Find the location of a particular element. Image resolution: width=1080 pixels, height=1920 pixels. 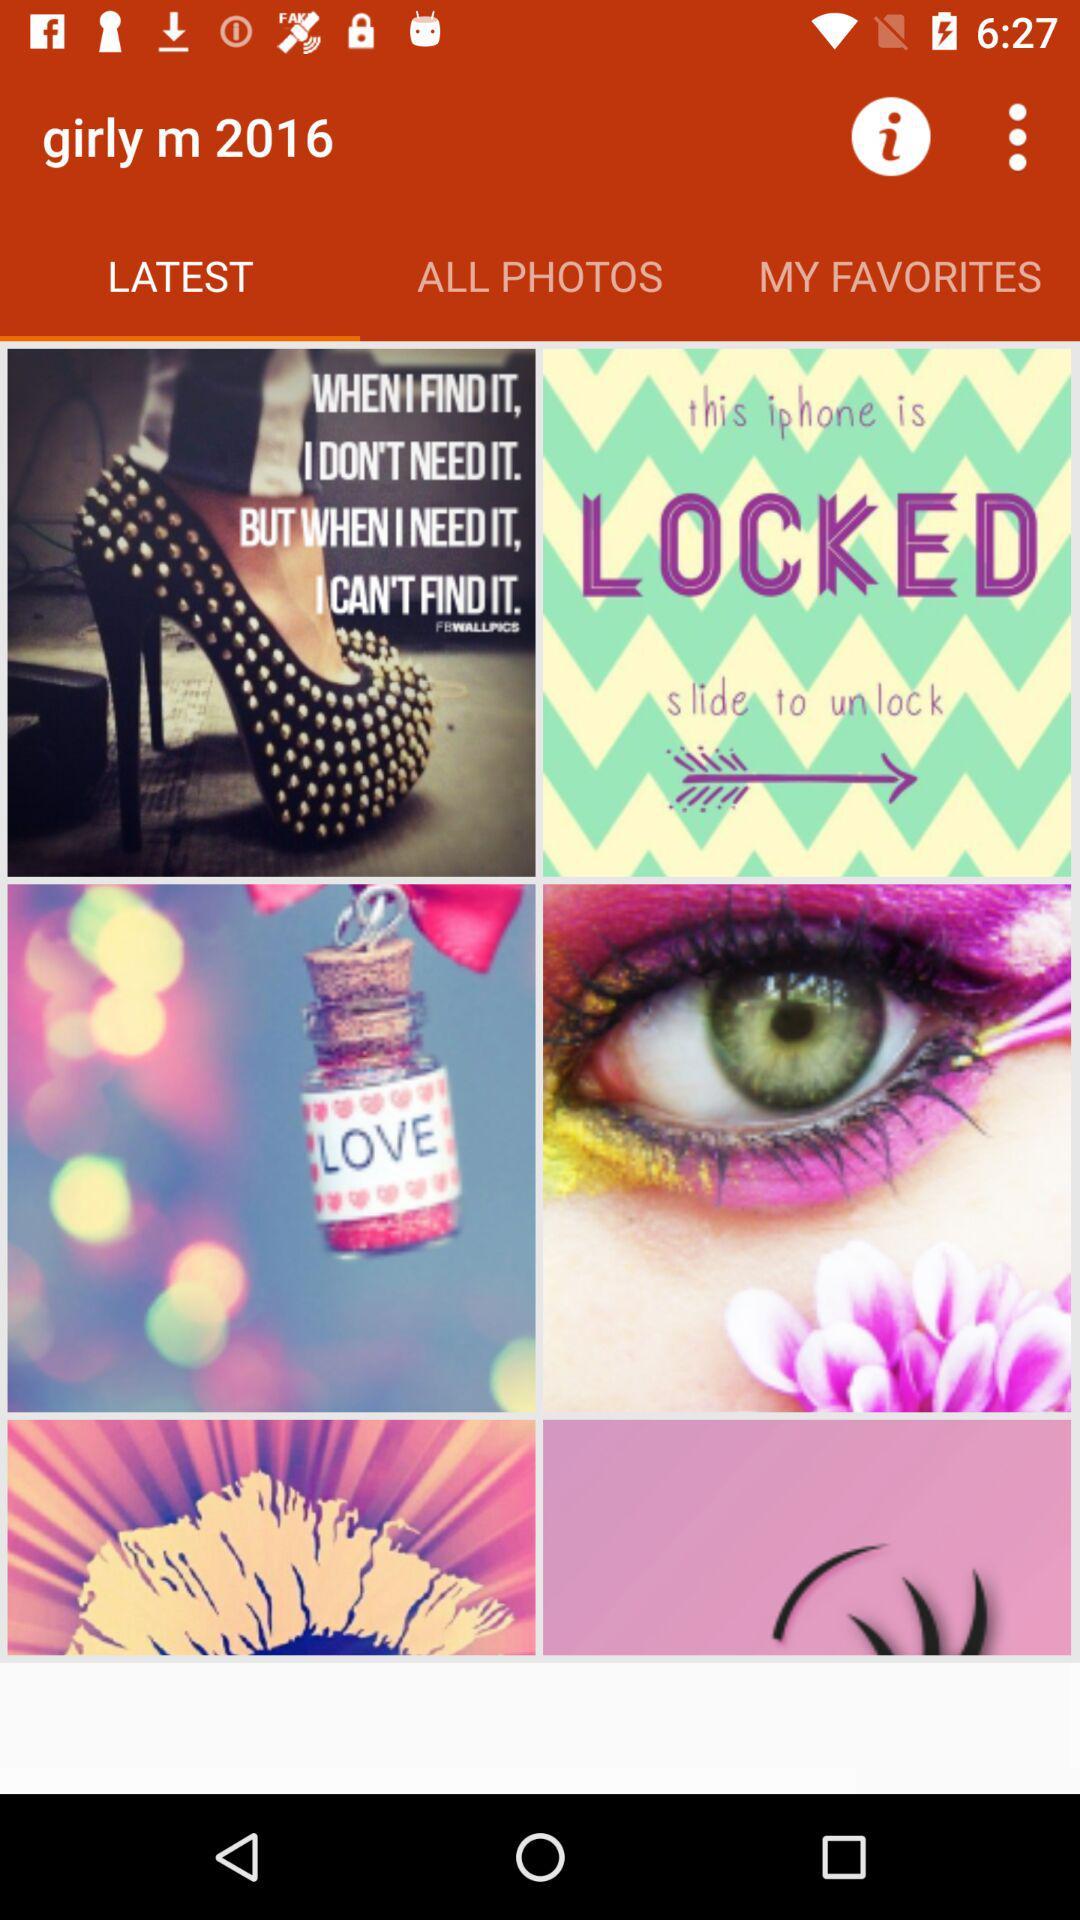

more options is located at coordinates (1017, 135).